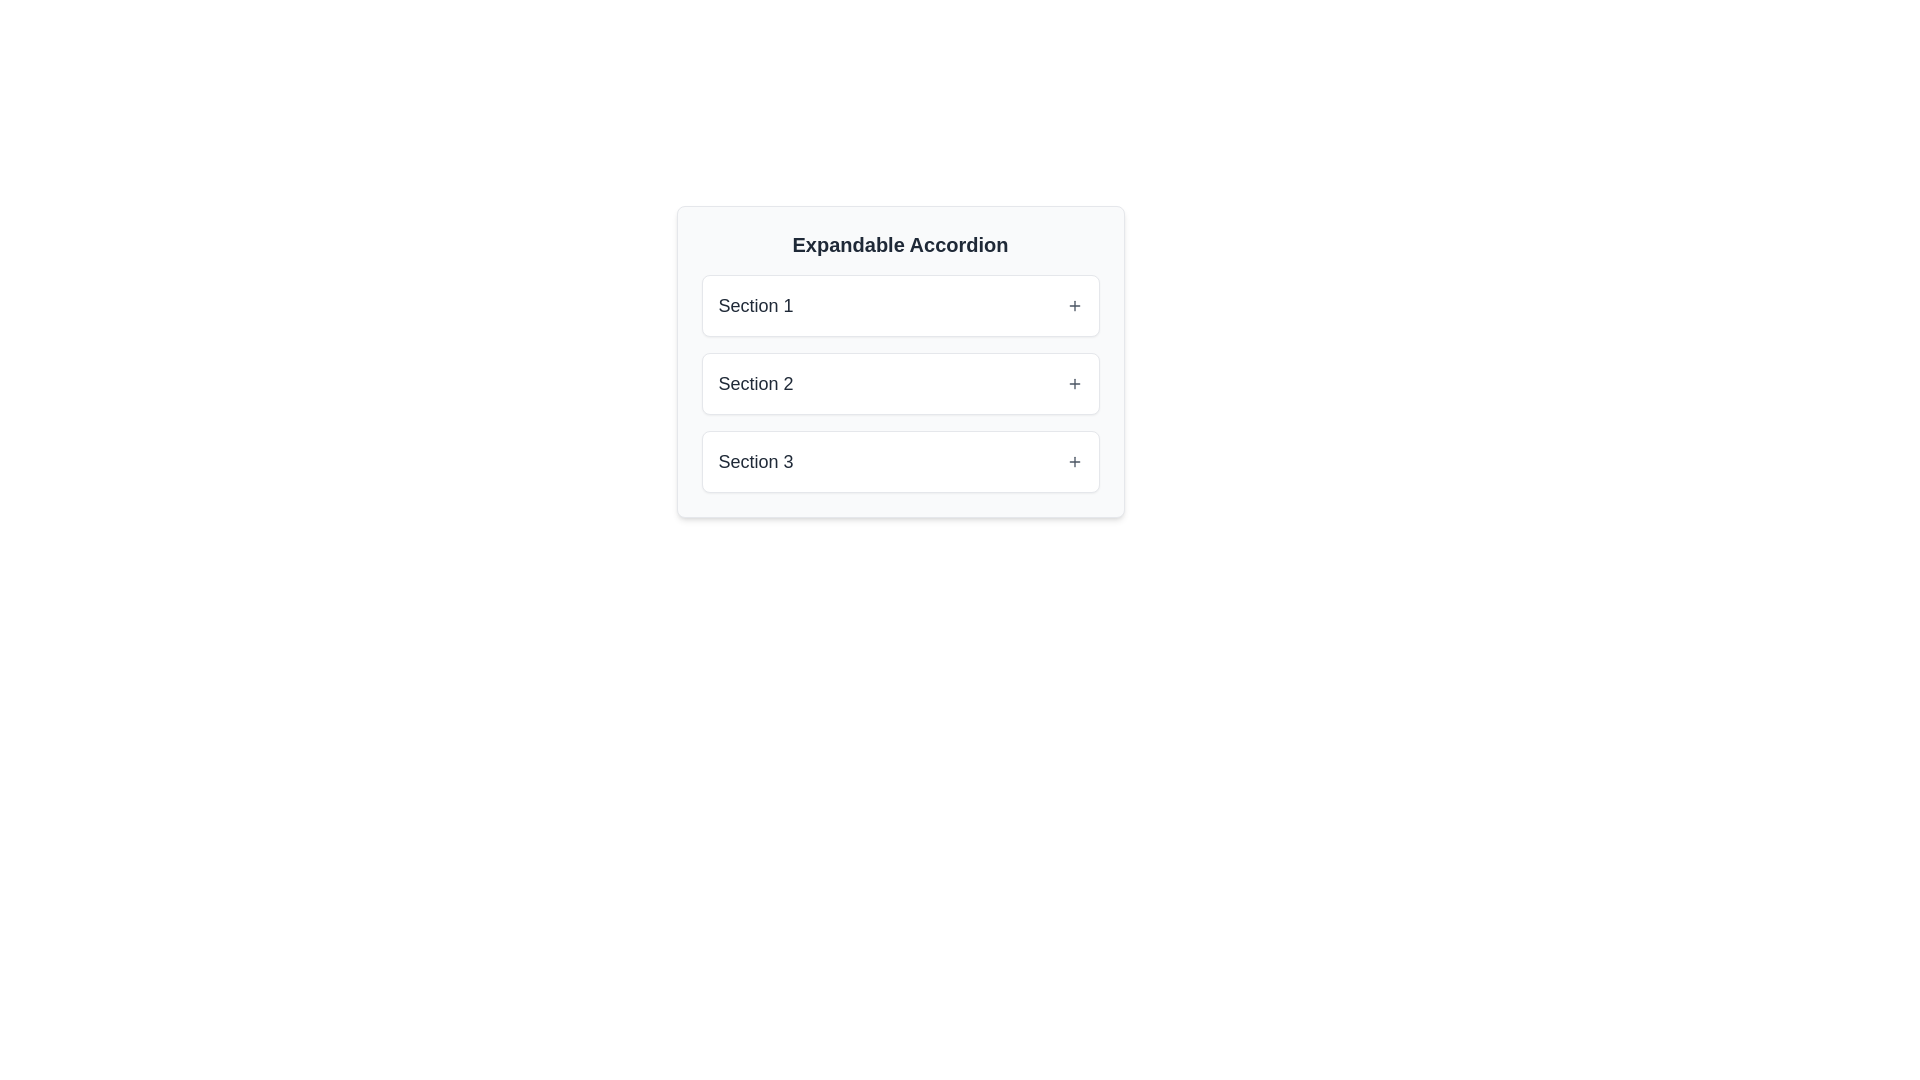 The width and height of the screenshot is (1920, 1080). What do you see at coordinates (1073, 384) in the screenshot?
I see `the plus icon button` at bounding box center [1073, 384].